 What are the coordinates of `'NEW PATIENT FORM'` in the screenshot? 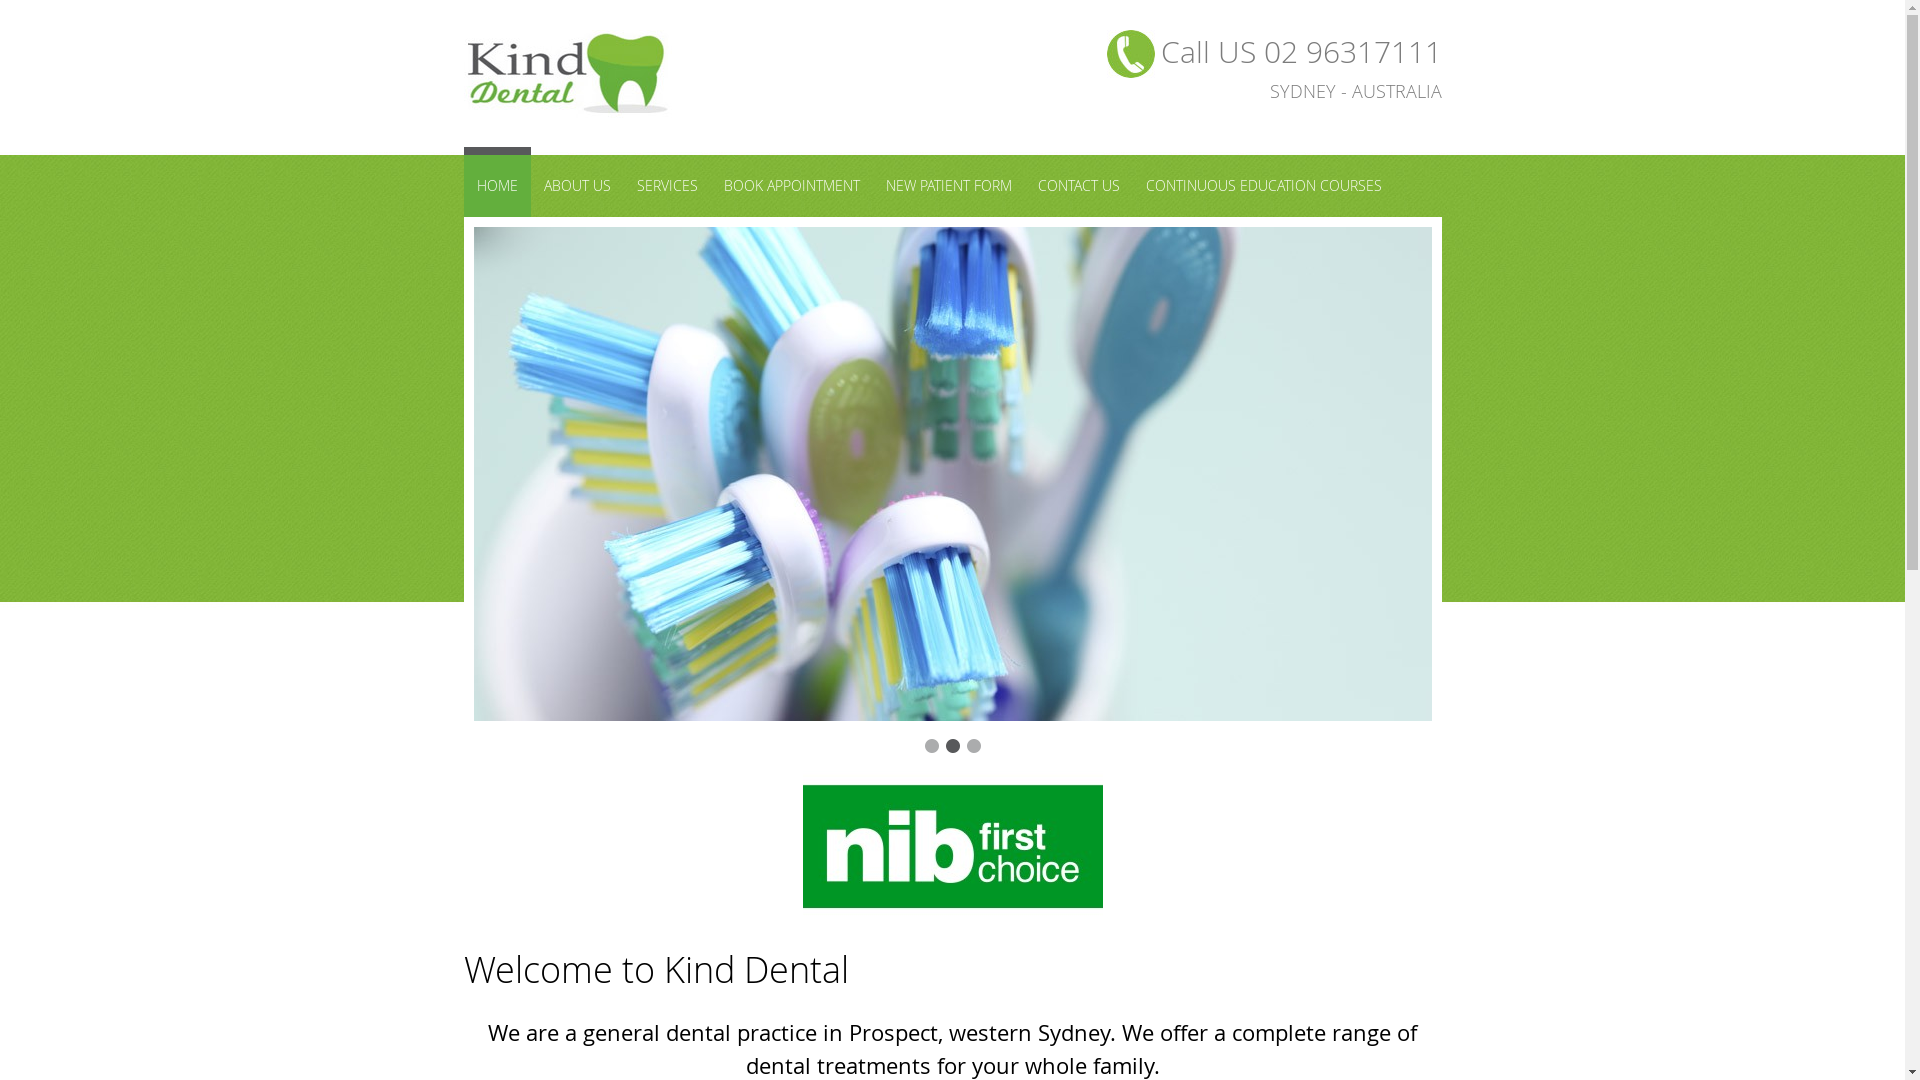 It's located at (947, 185).